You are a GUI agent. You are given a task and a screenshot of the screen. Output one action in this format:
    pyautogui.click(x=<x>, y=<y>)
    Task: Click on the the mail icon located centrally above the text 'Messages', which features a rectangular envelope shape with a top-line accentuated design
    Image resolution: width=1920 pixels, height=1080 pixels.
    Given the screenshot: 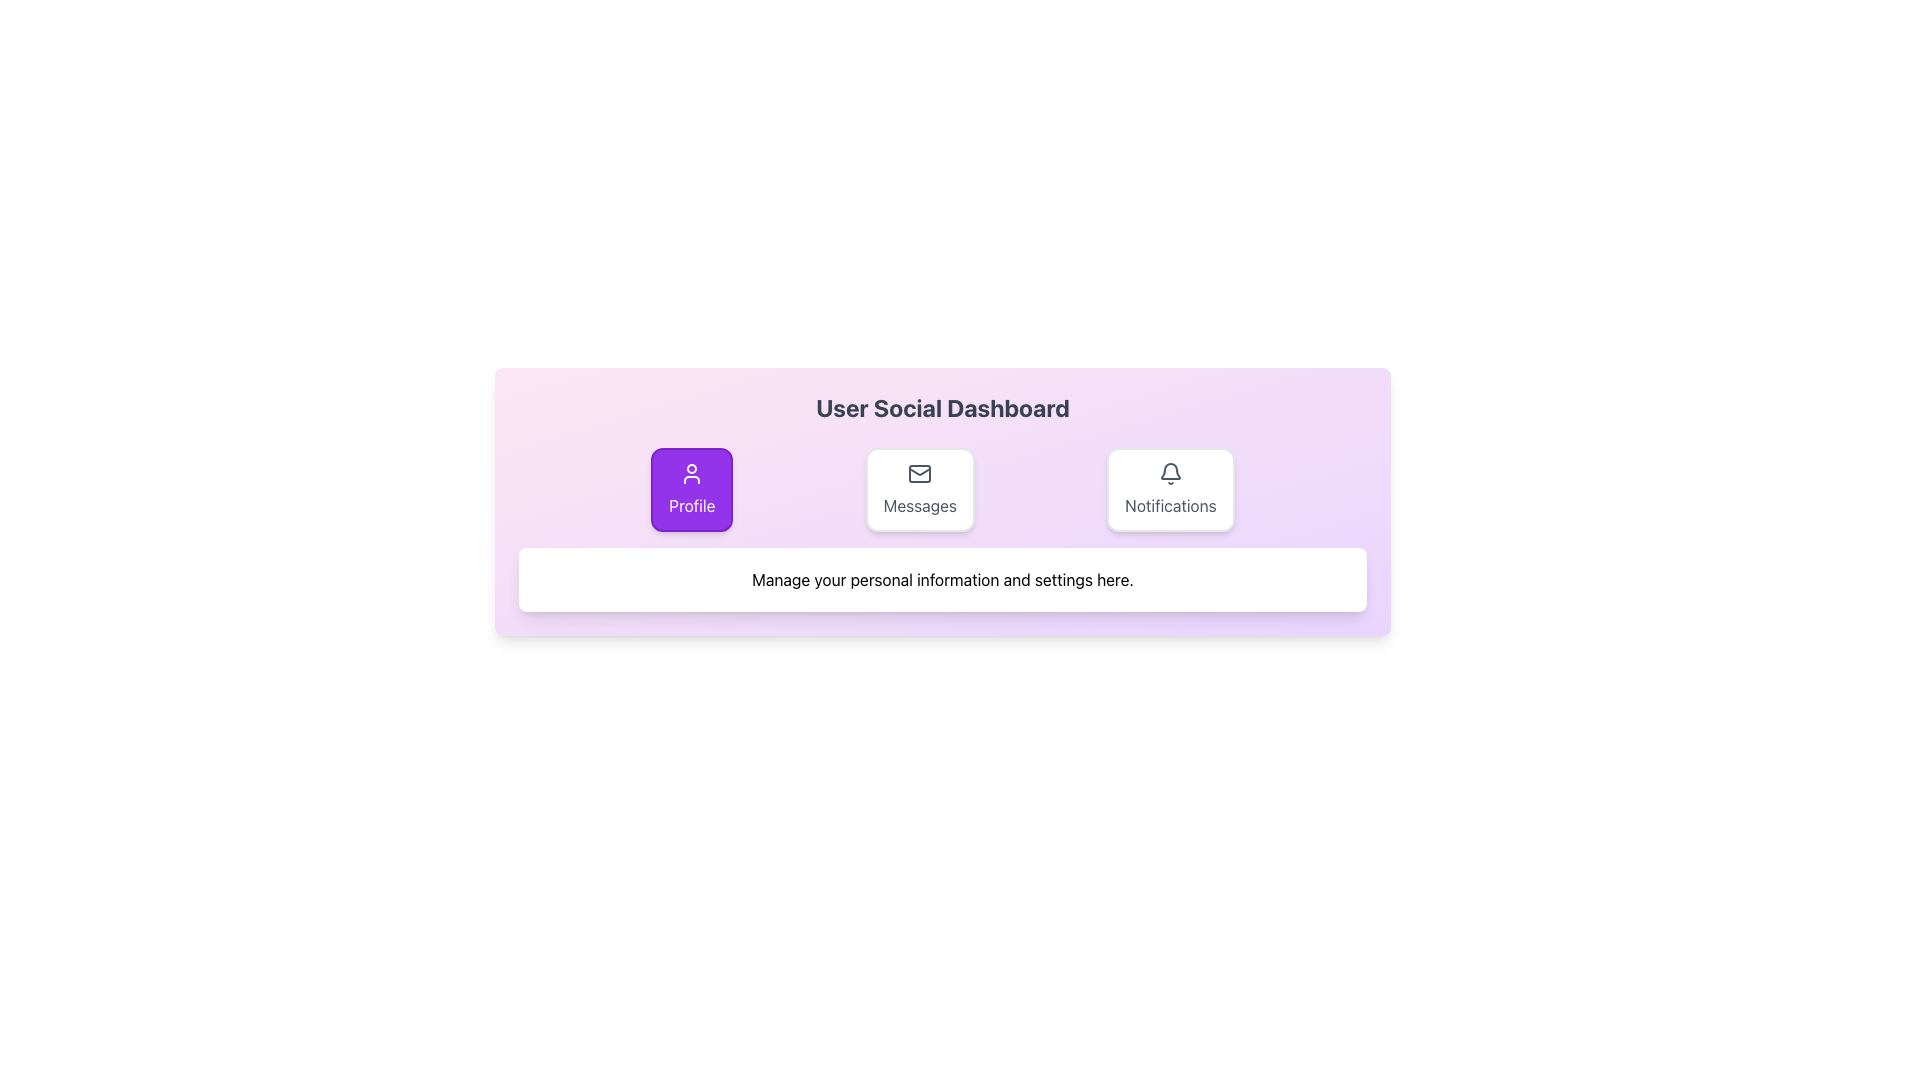 What is the action you would take?
    pyautogui.click(x=919, y=474)
    